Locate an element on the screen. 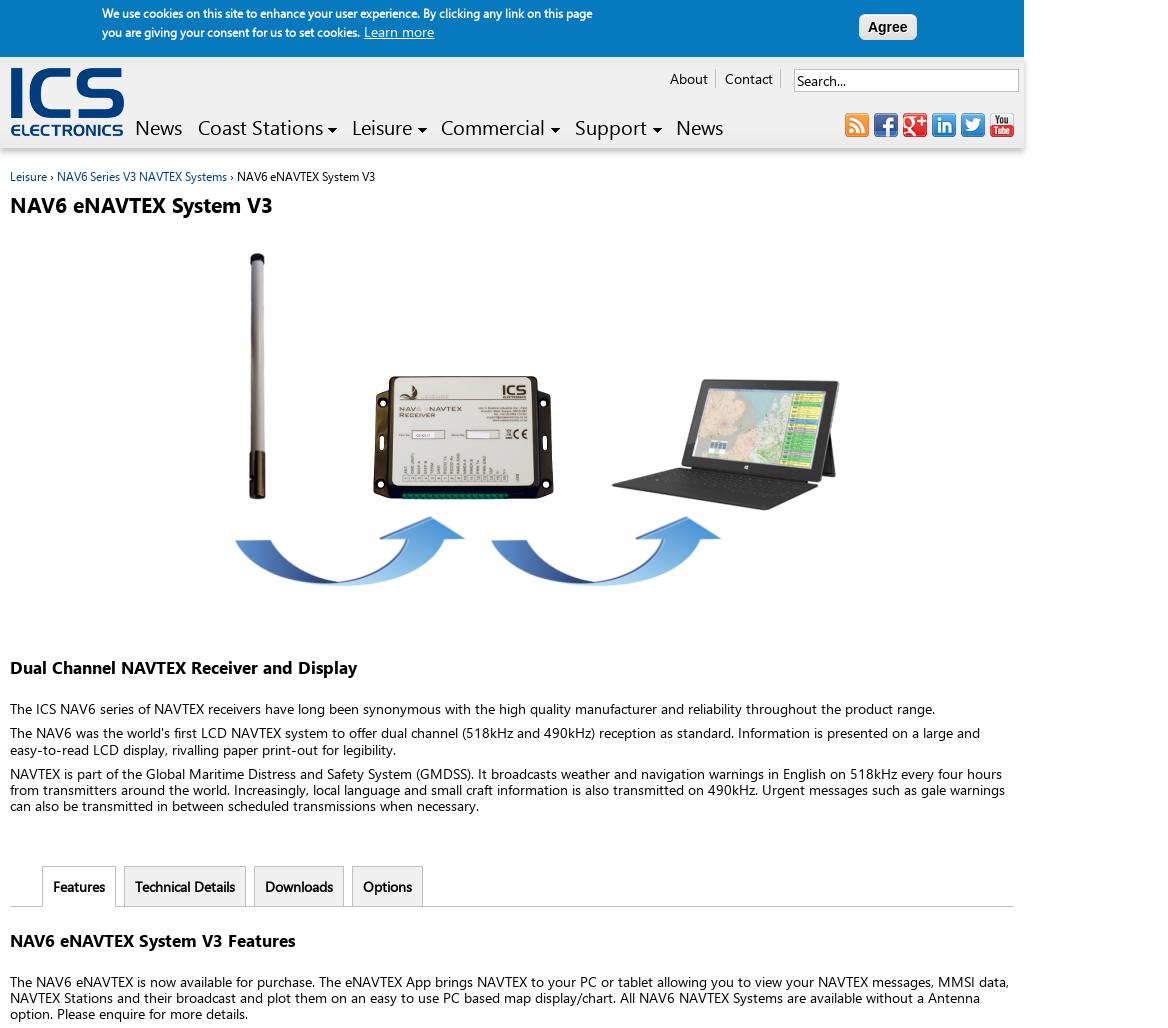 This screenshot has width=1168, height=1028. 'Options' is located at coordinates (386, 884).